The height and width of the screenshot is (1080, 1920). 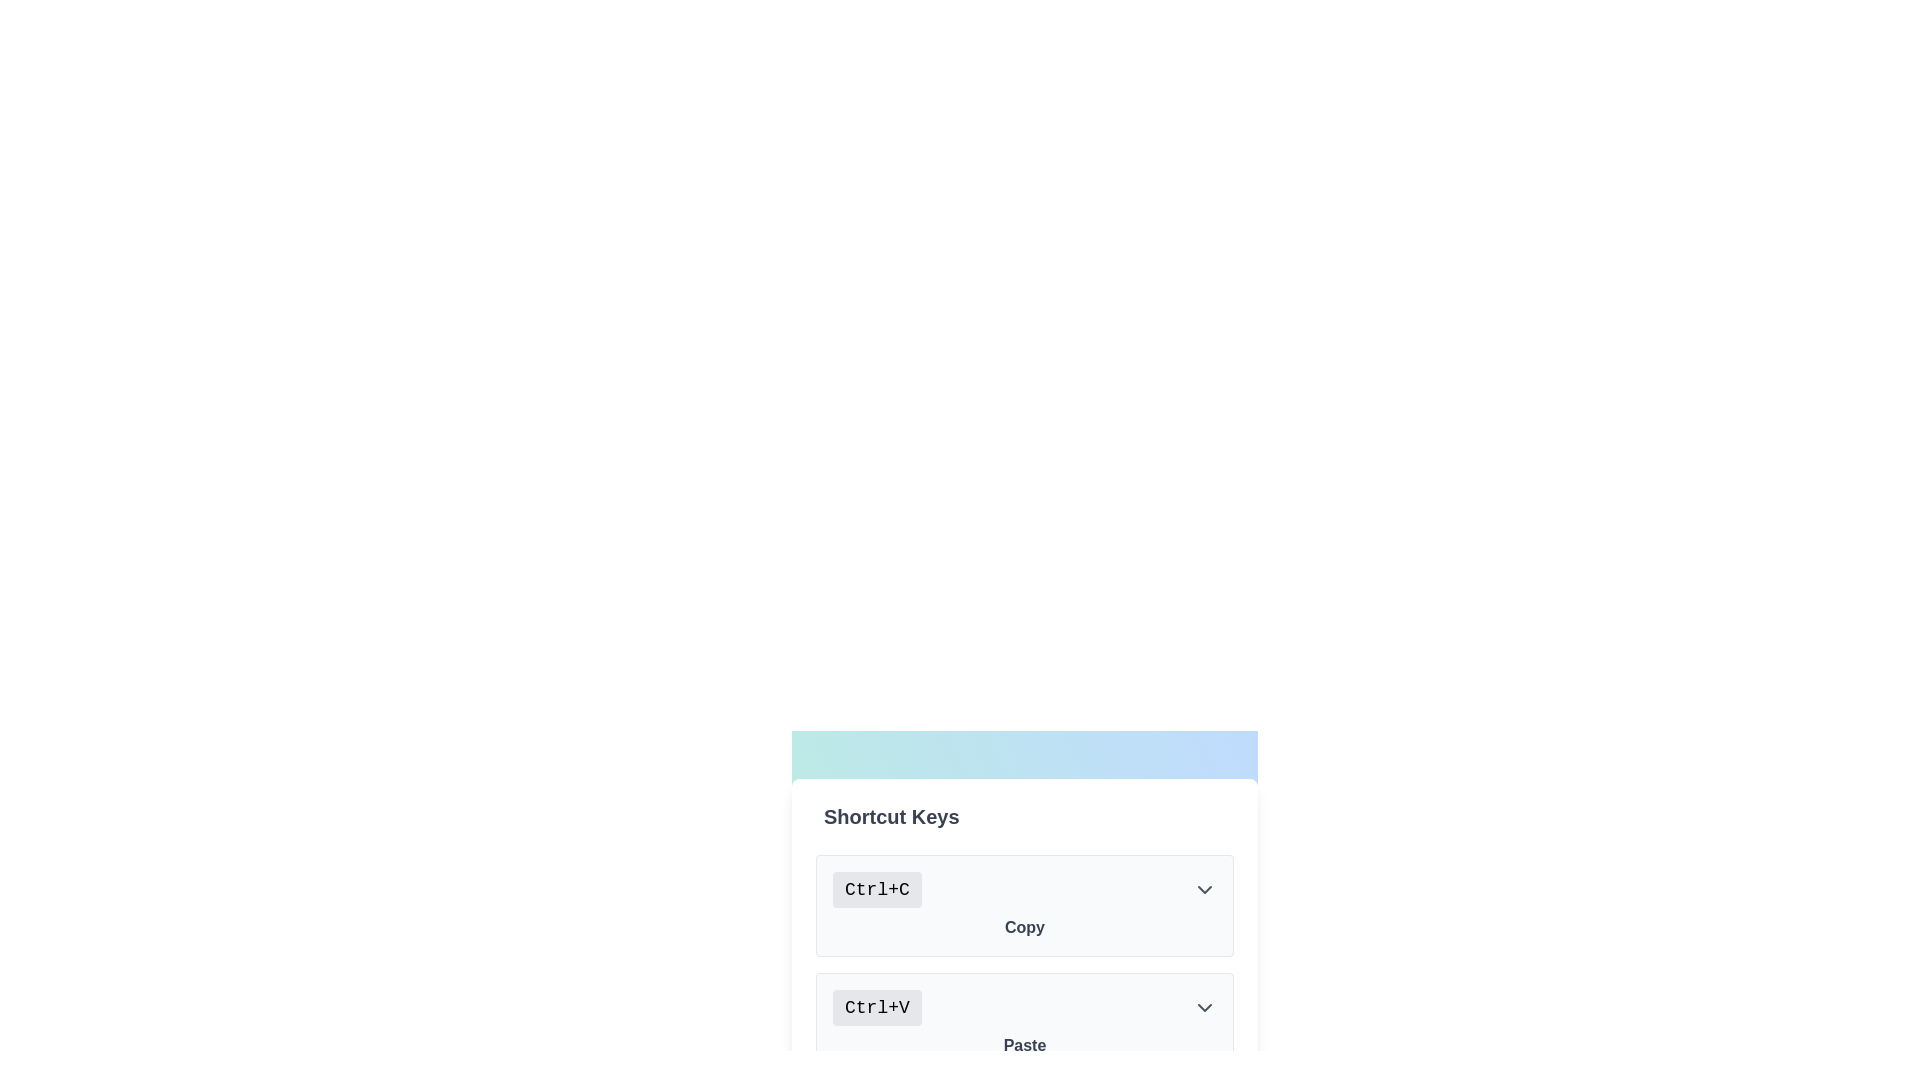 What do you see at coordinates (1203, 1007) in the screenshot?
I see `the downwards-pointing chevron icon of the Dropdown toggle button located adjacent to the 'Ctrl+V' label` at bounding box center [1203, 1007].